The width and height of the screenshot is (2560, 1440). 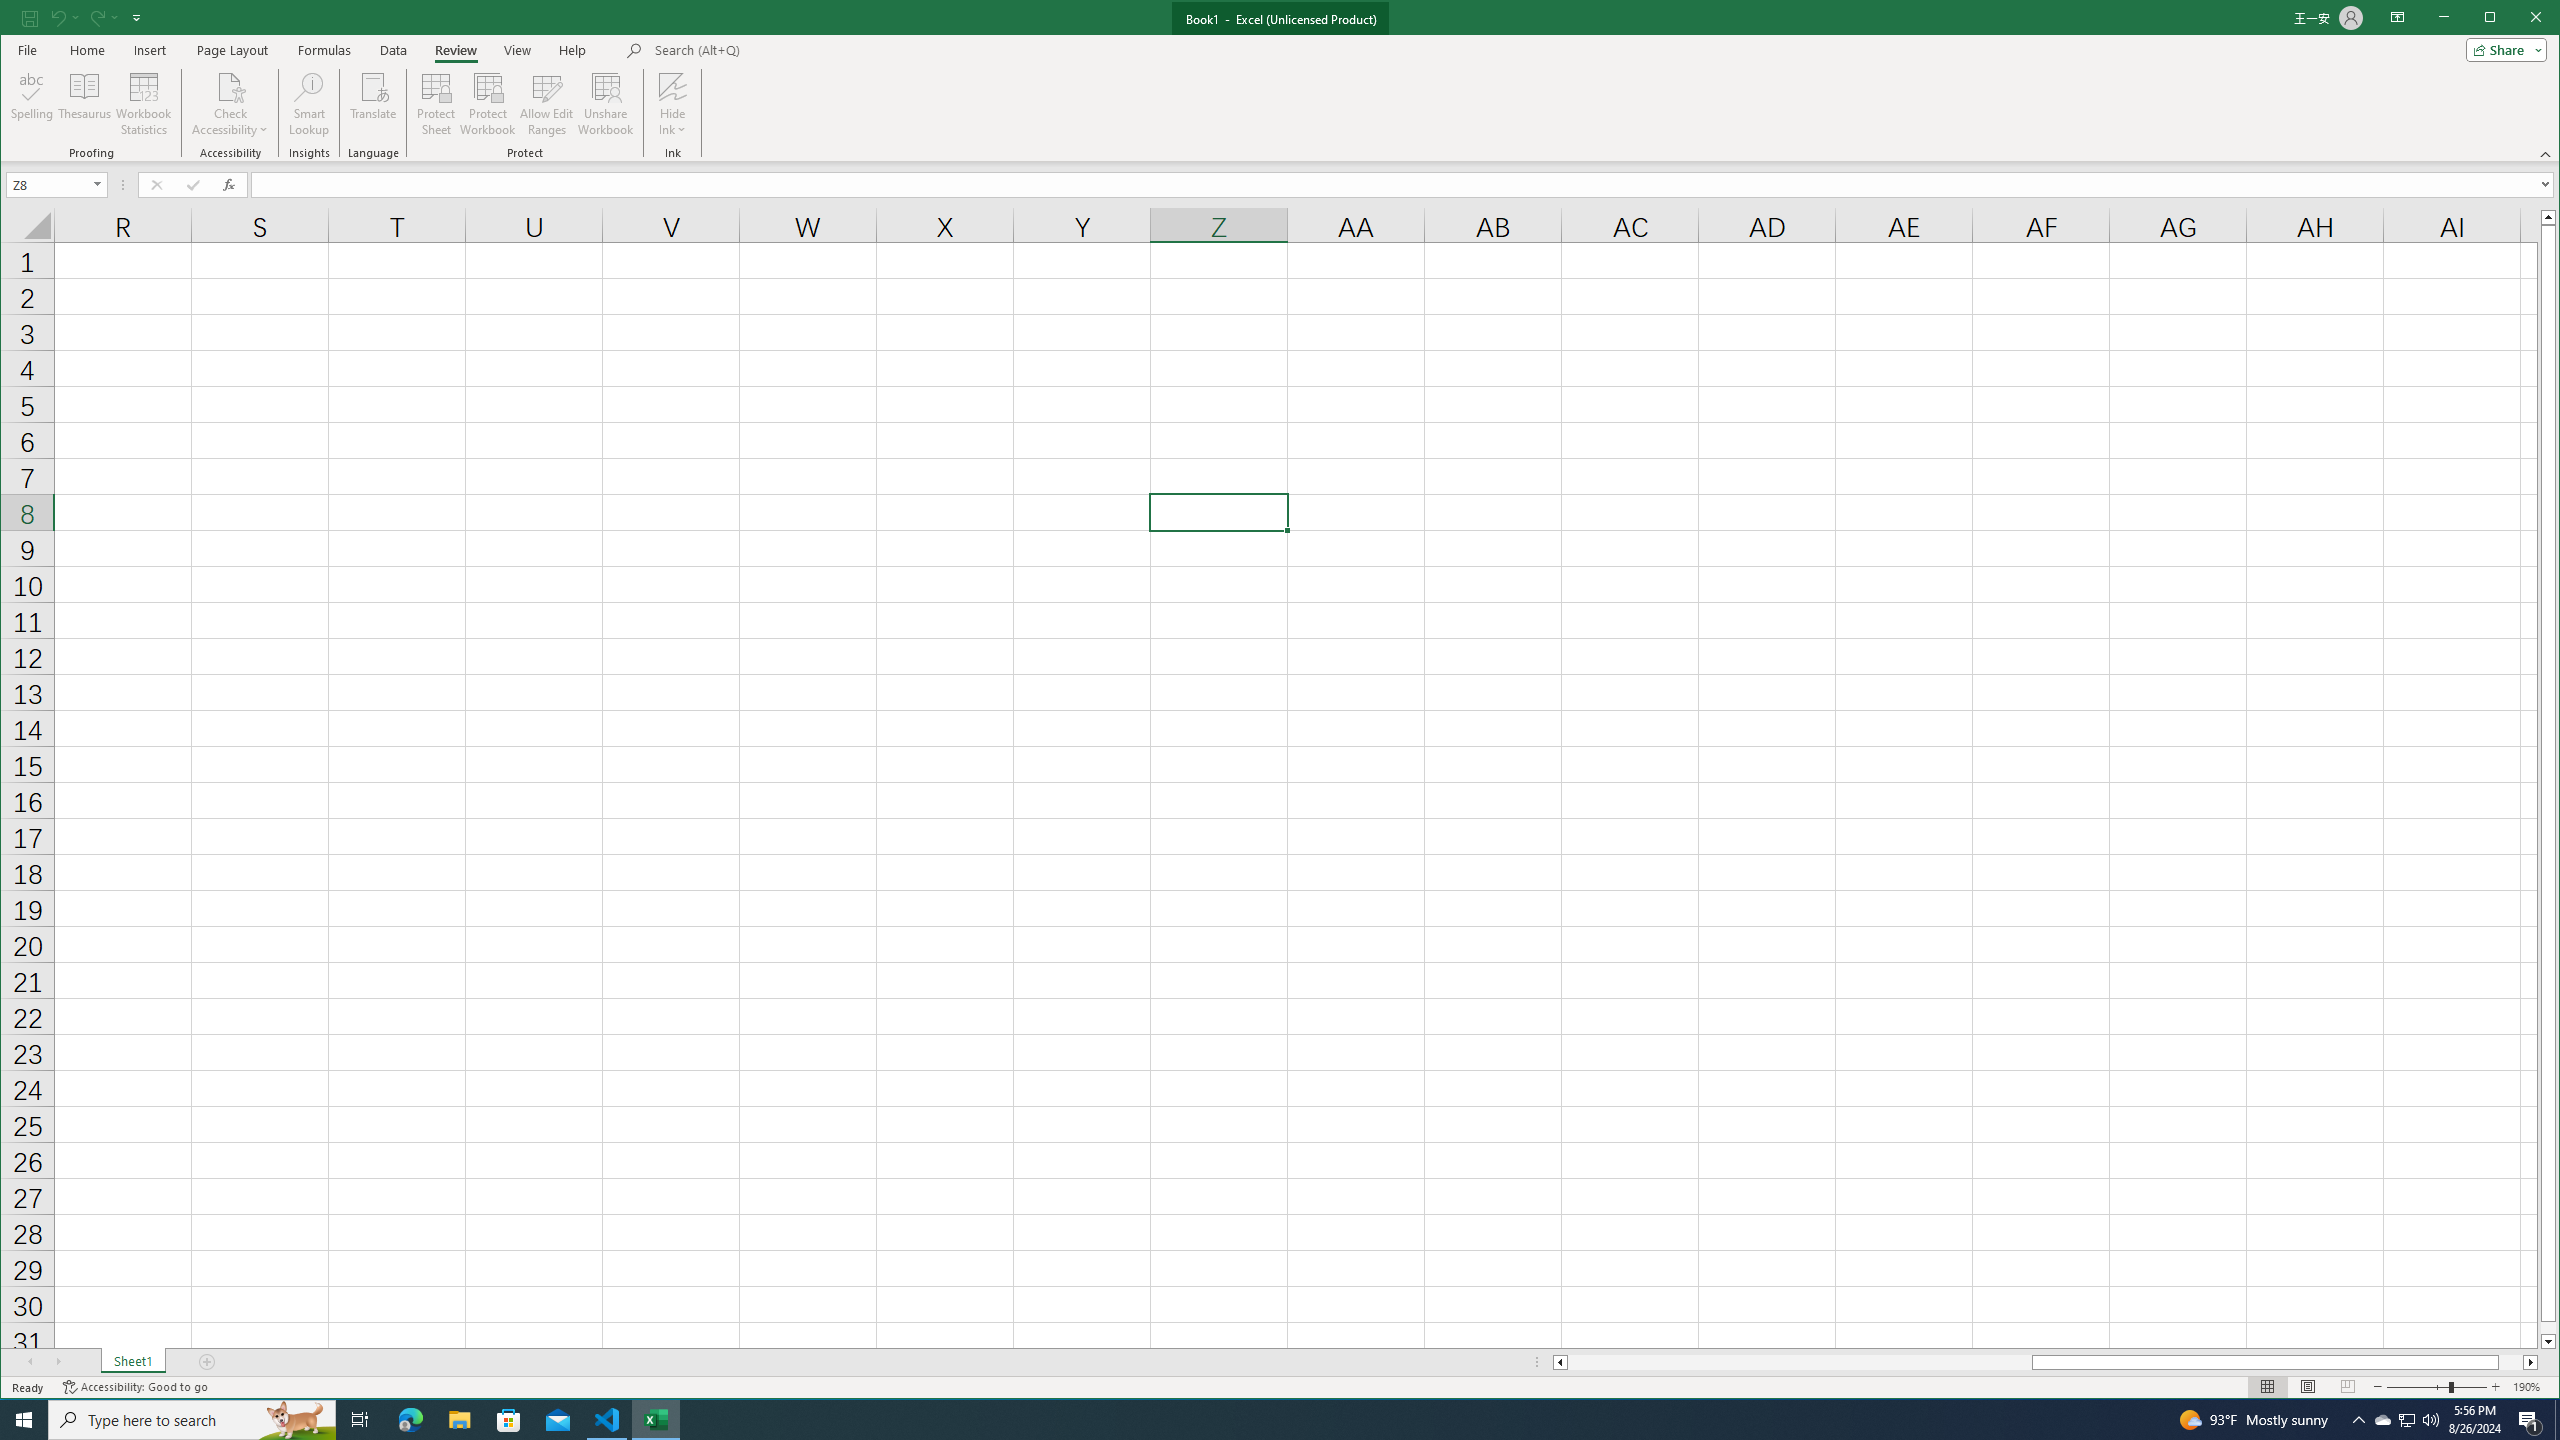 What do you see at coordinates (546, 103) in the screenshot?
I see `'Allow Edit Ranges'` at bounding box center [546, 103].